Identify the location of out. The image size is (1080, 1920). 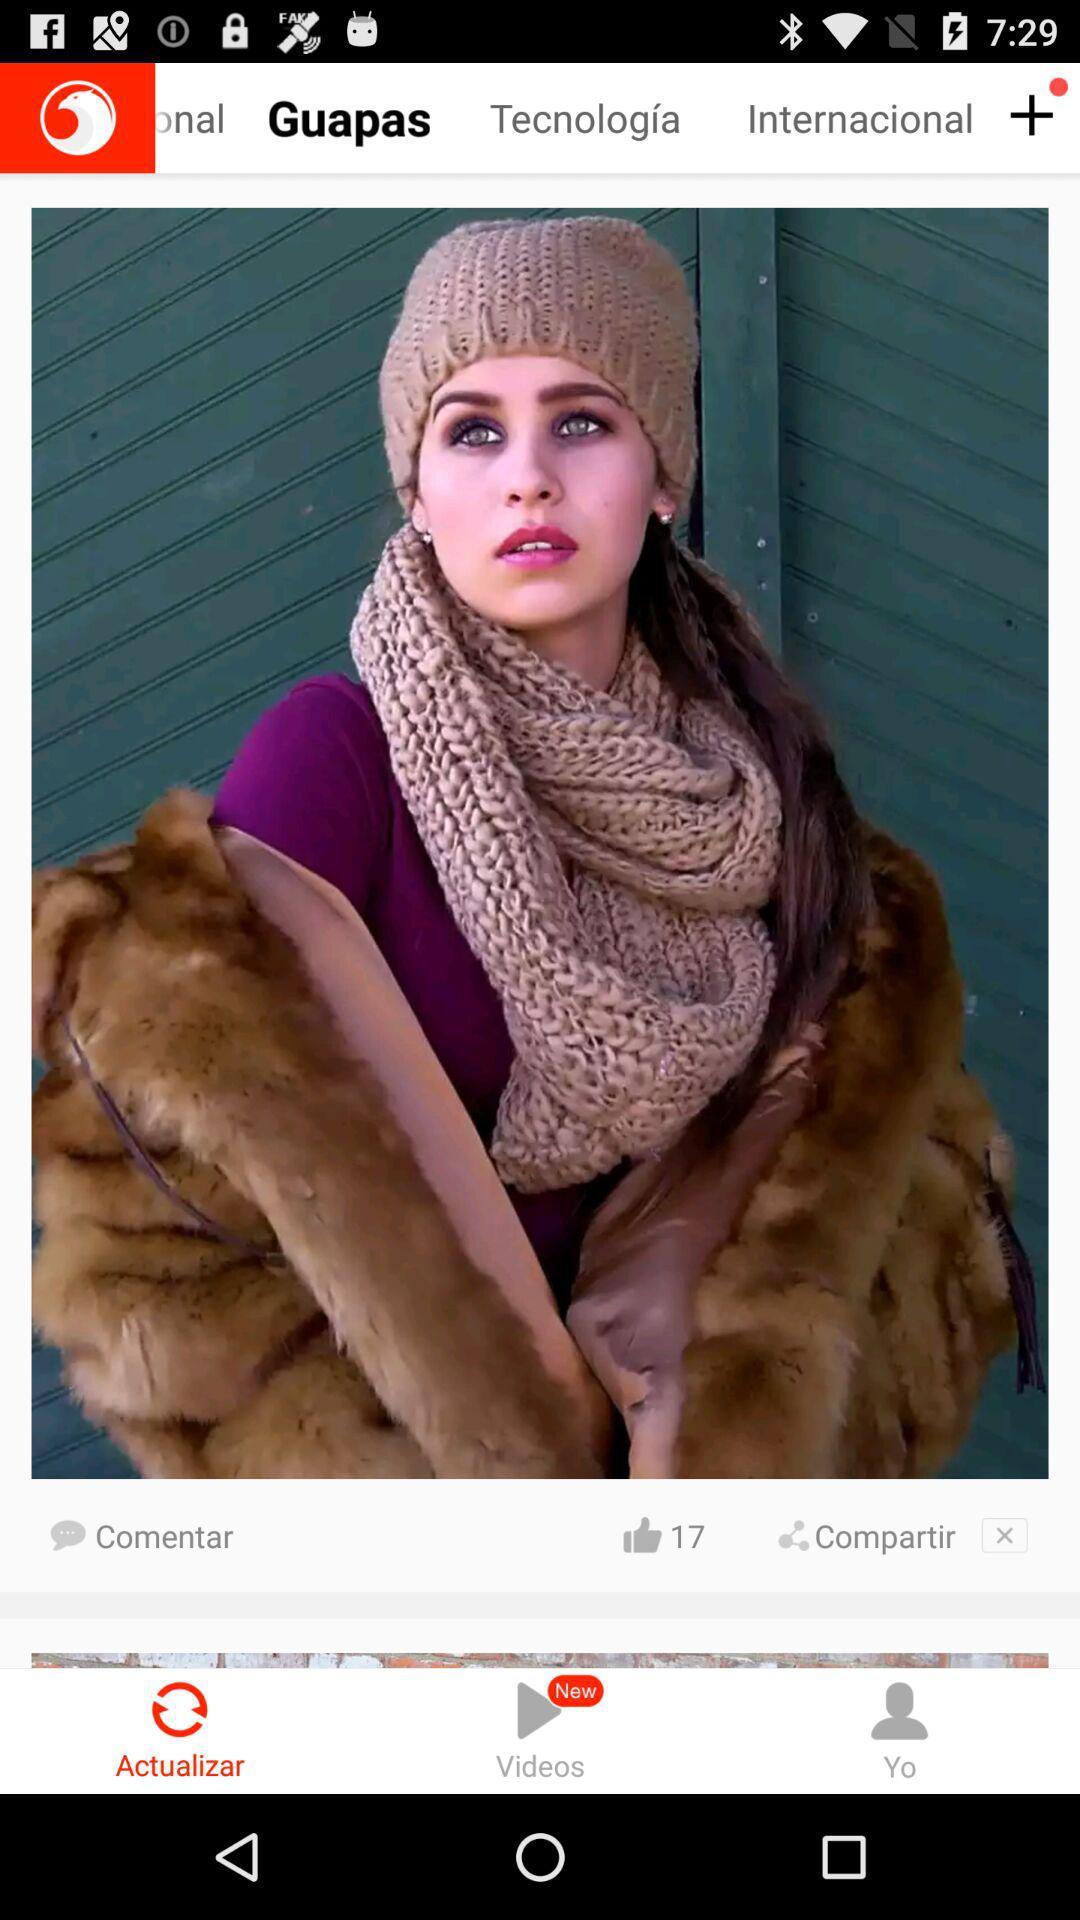
(1004, 1534).